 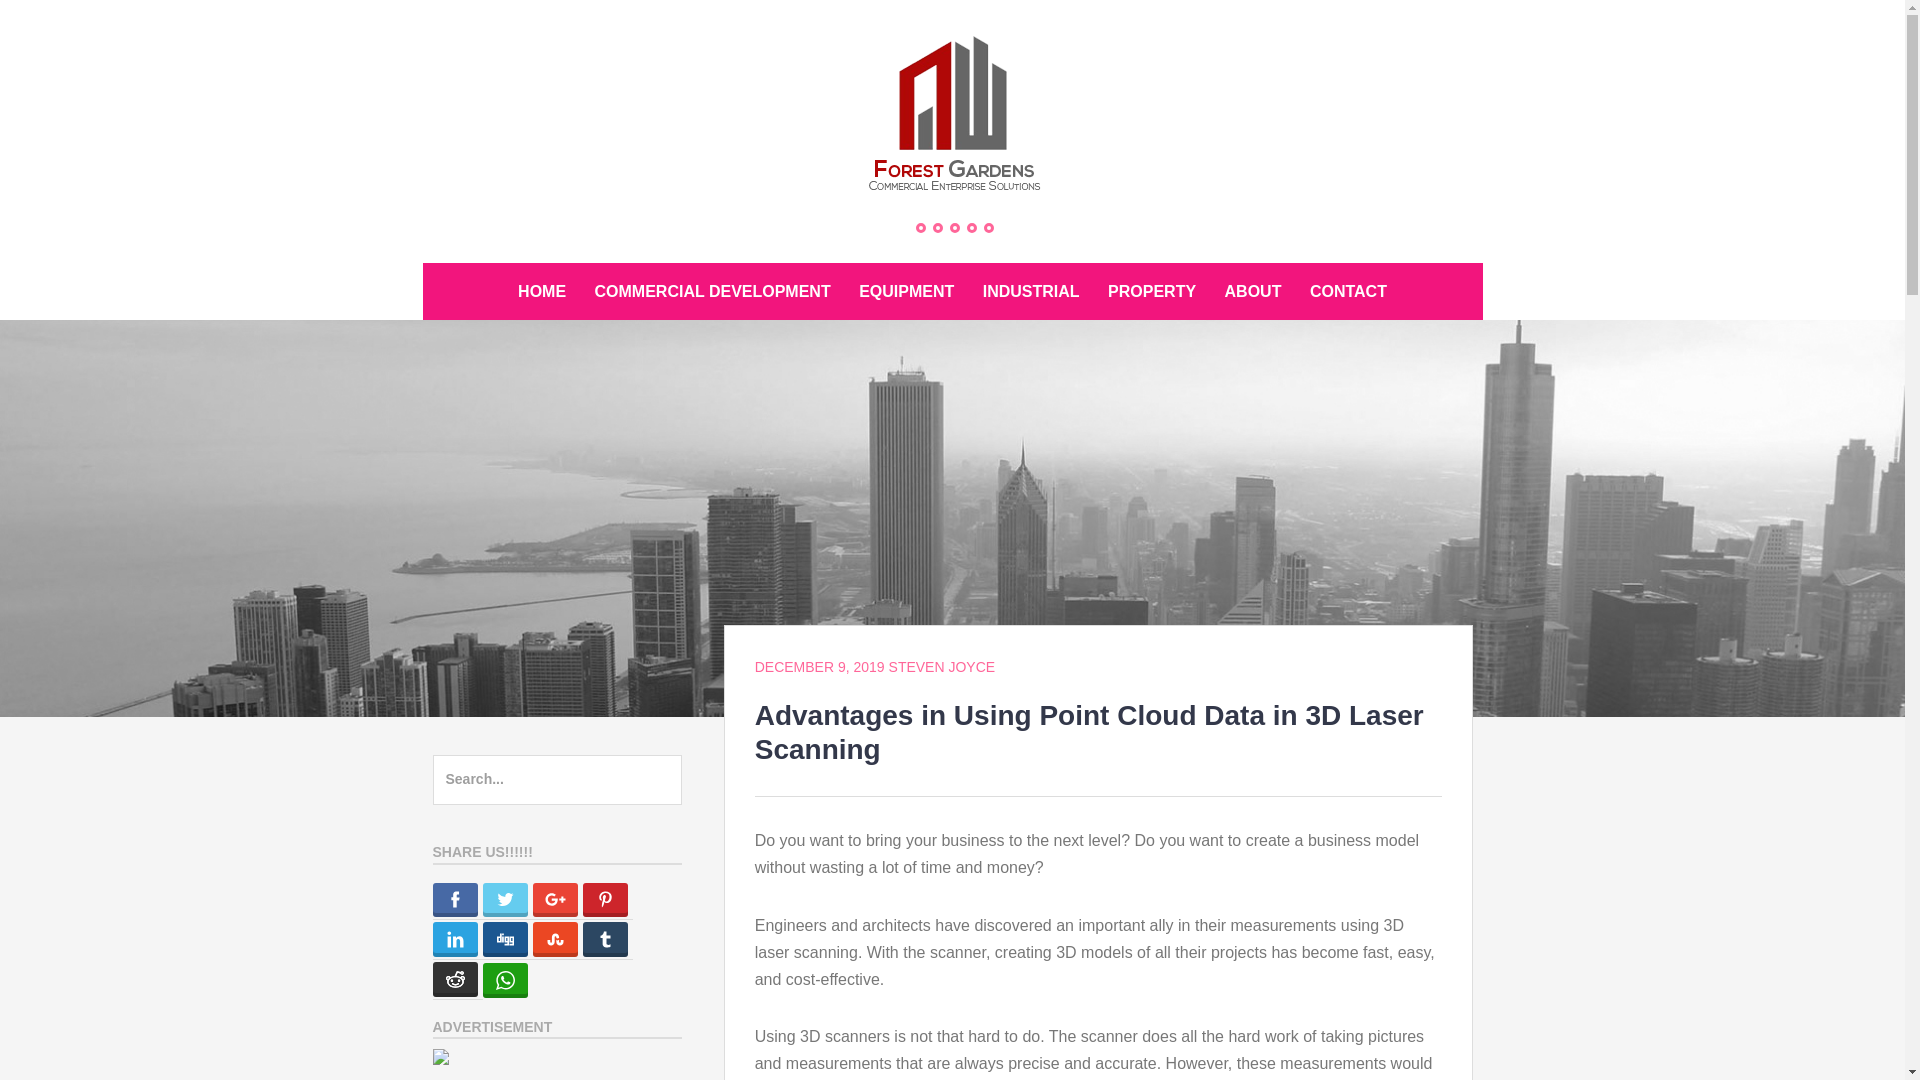 I want to click on 'Skip to content', so click(x=421, y=261).